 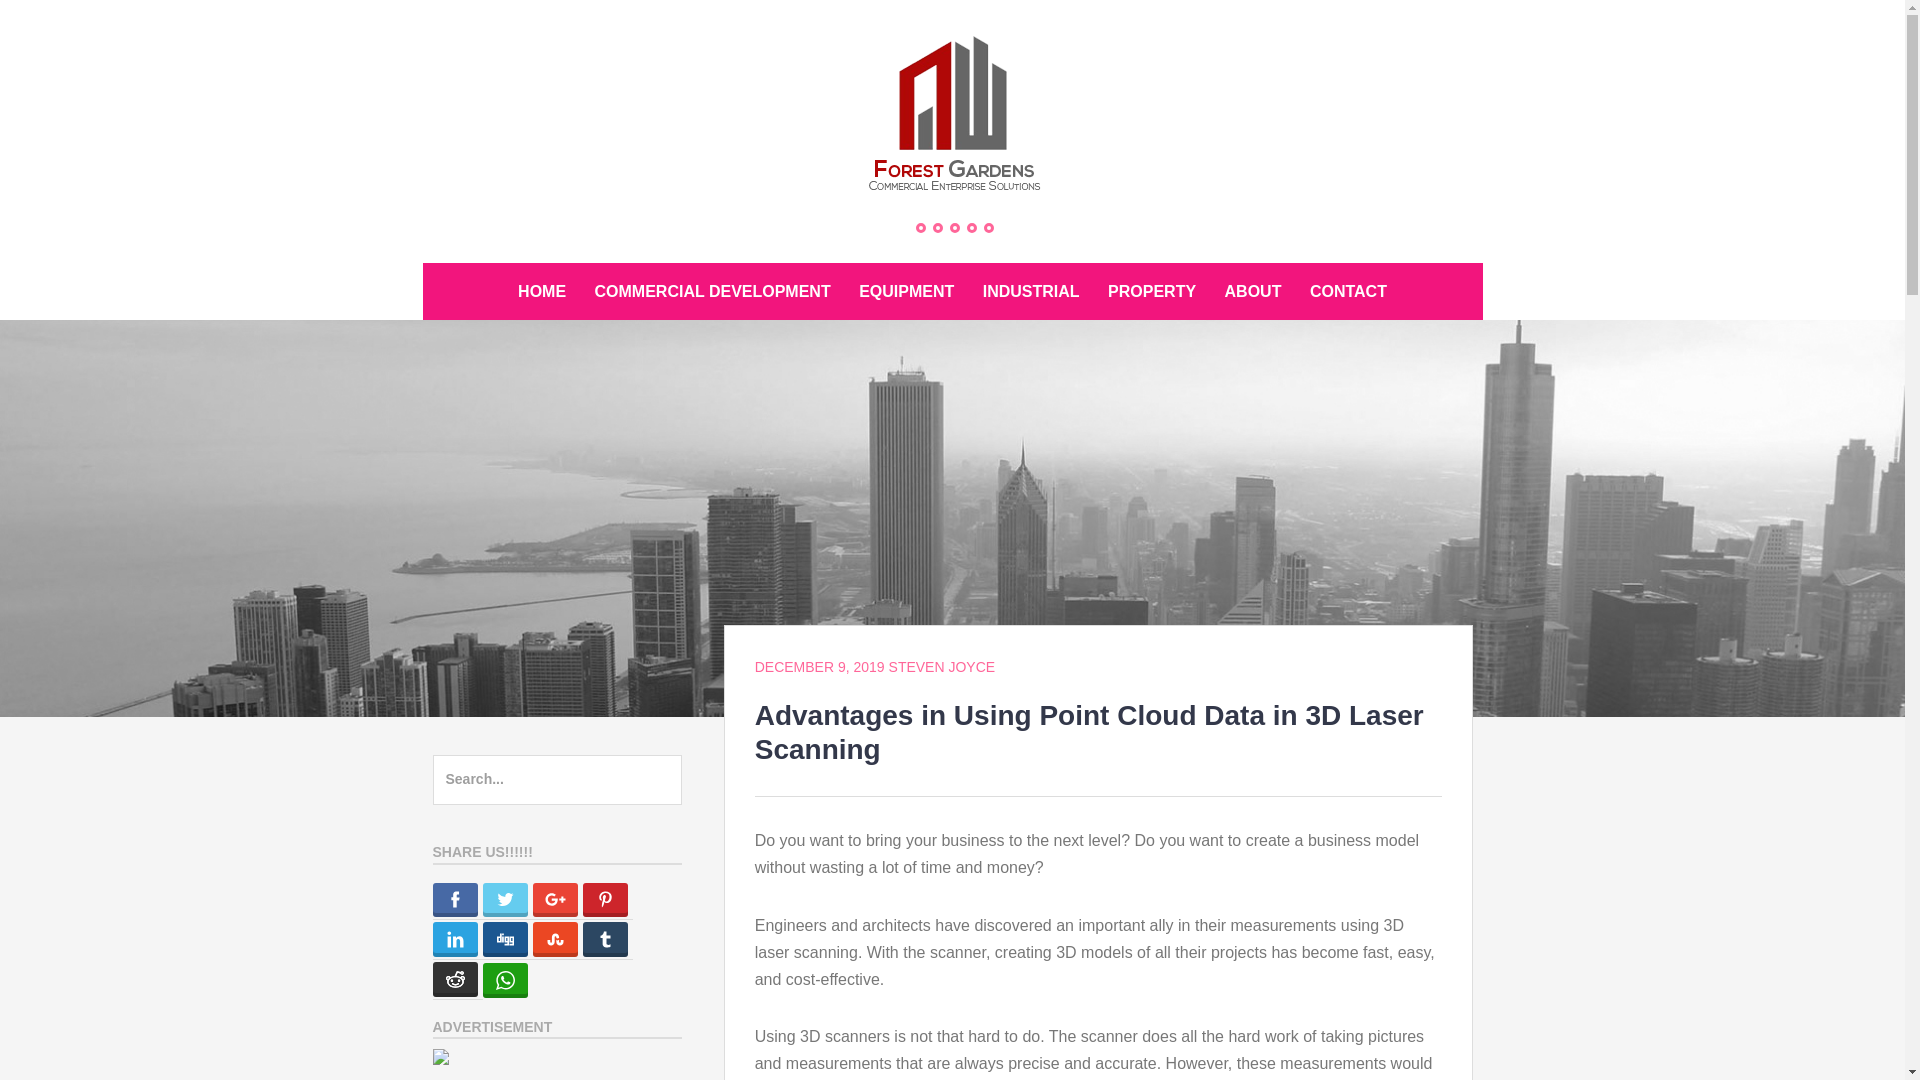 I want to click on 'Skip to content', so click(x=421, y=261).